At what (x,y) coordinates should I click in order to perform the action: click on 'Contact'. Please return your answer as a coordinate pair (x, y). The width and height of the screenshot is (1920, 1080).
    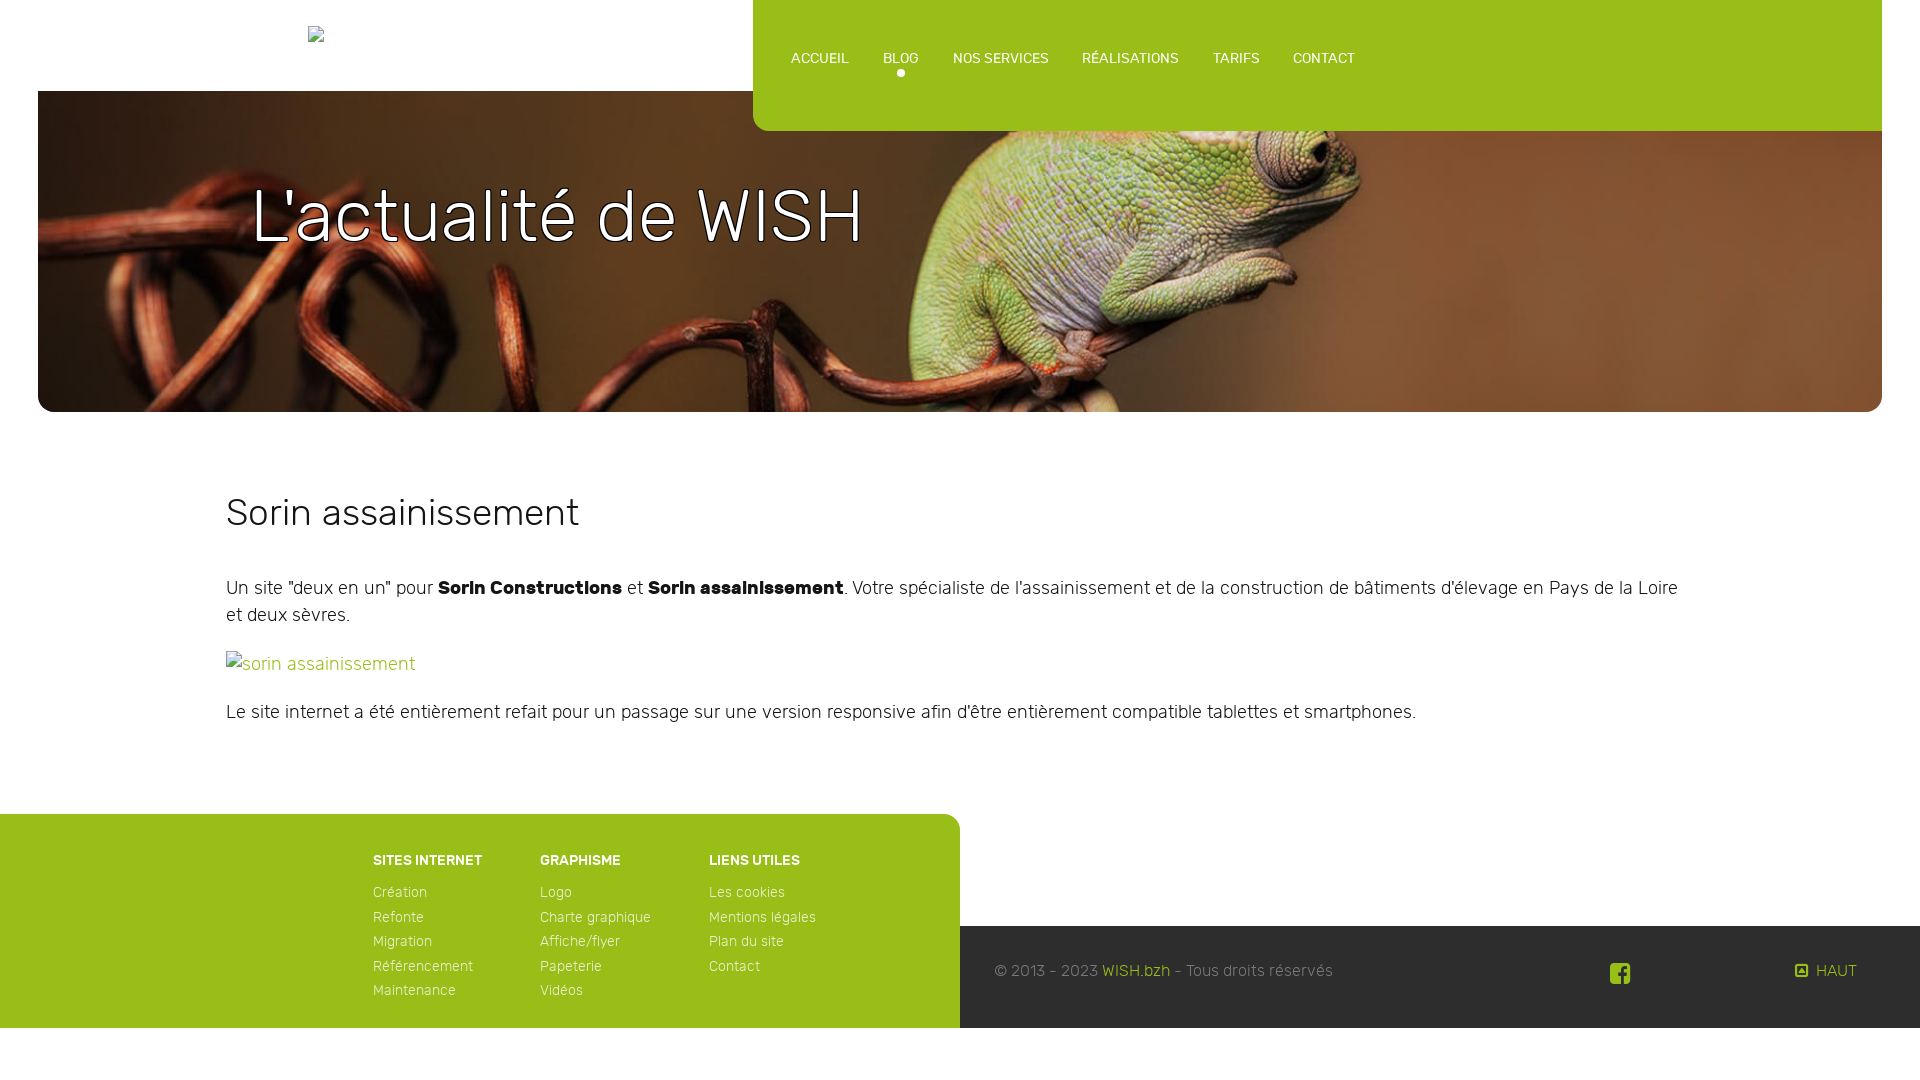
    Looking at the image, I should click on (733, 965).